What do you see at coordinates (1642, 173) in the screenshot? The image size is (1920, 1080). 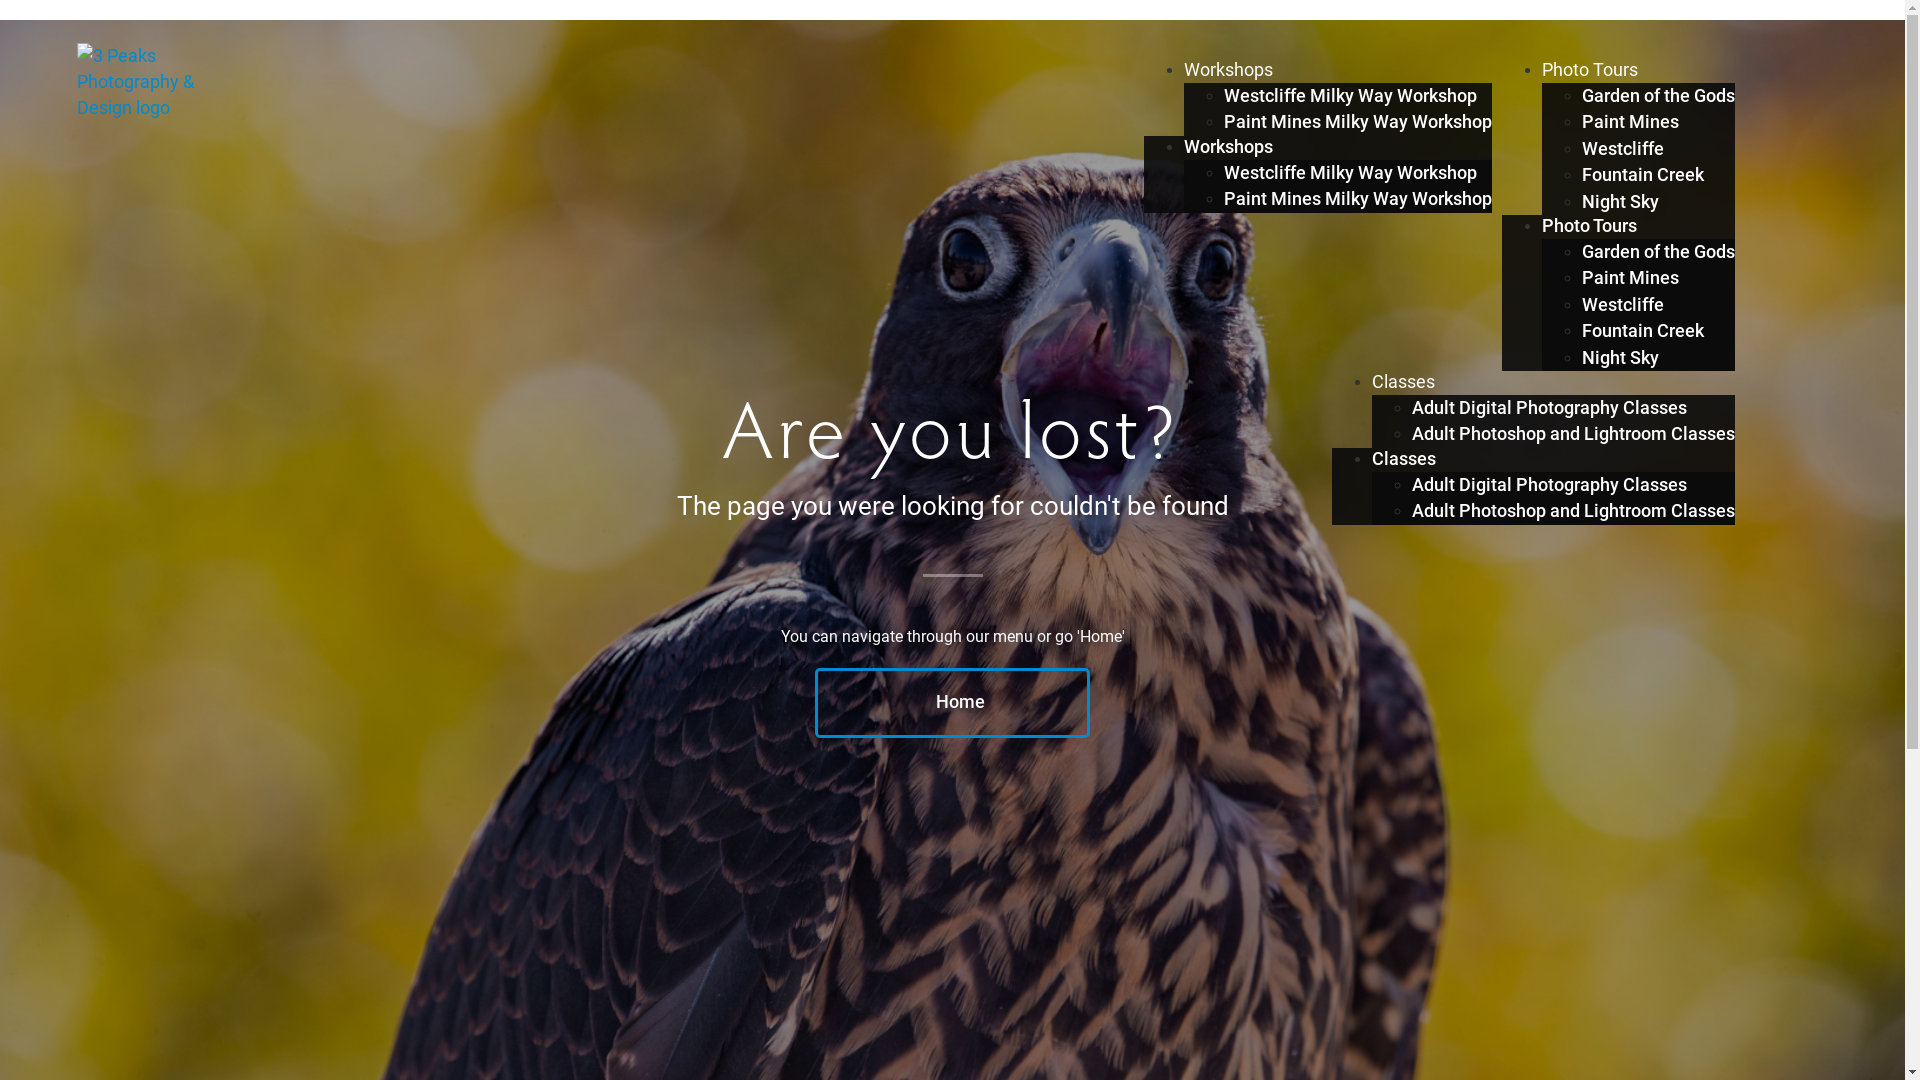 I see `'Fountain Creek'` at bounding box center [1642, 173].